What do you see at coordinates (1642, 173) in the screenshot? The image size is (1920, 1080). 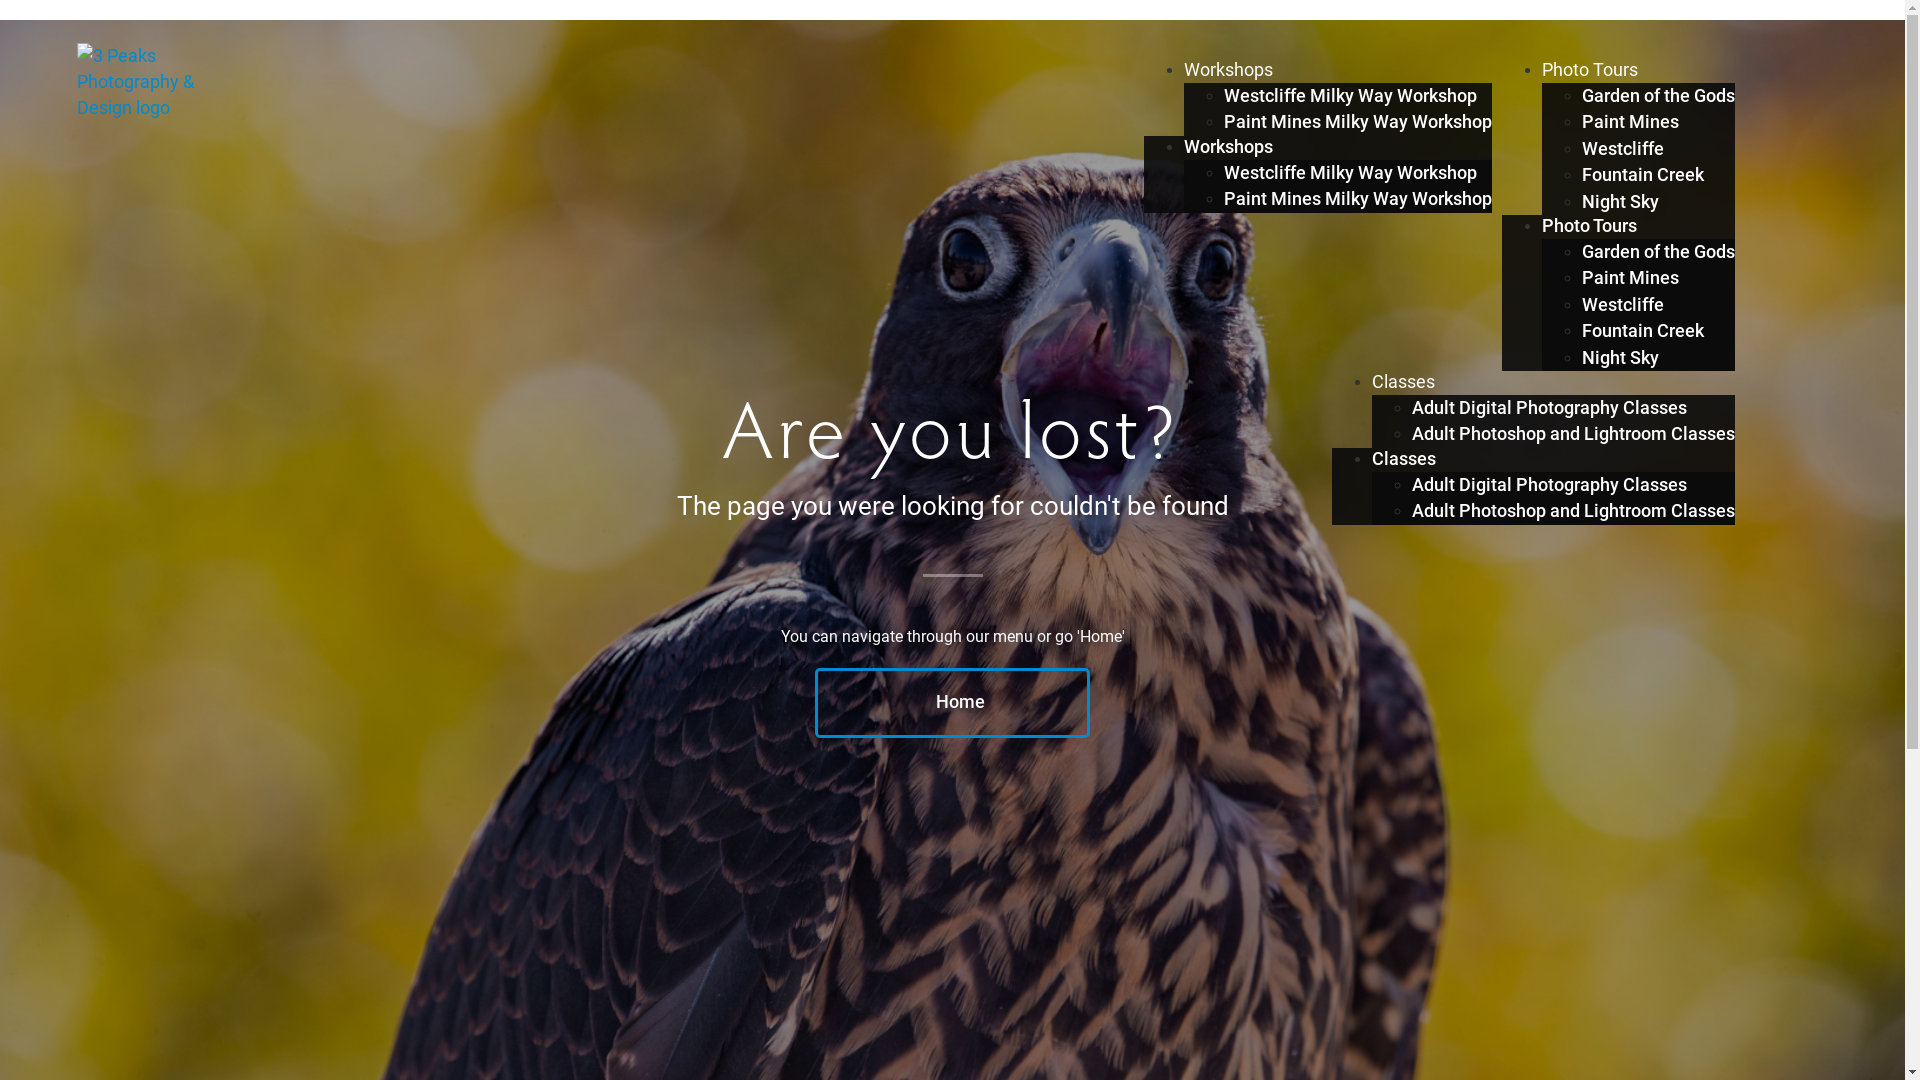 I see `'Fountain Creek'` at bounding box center [1642, 173].